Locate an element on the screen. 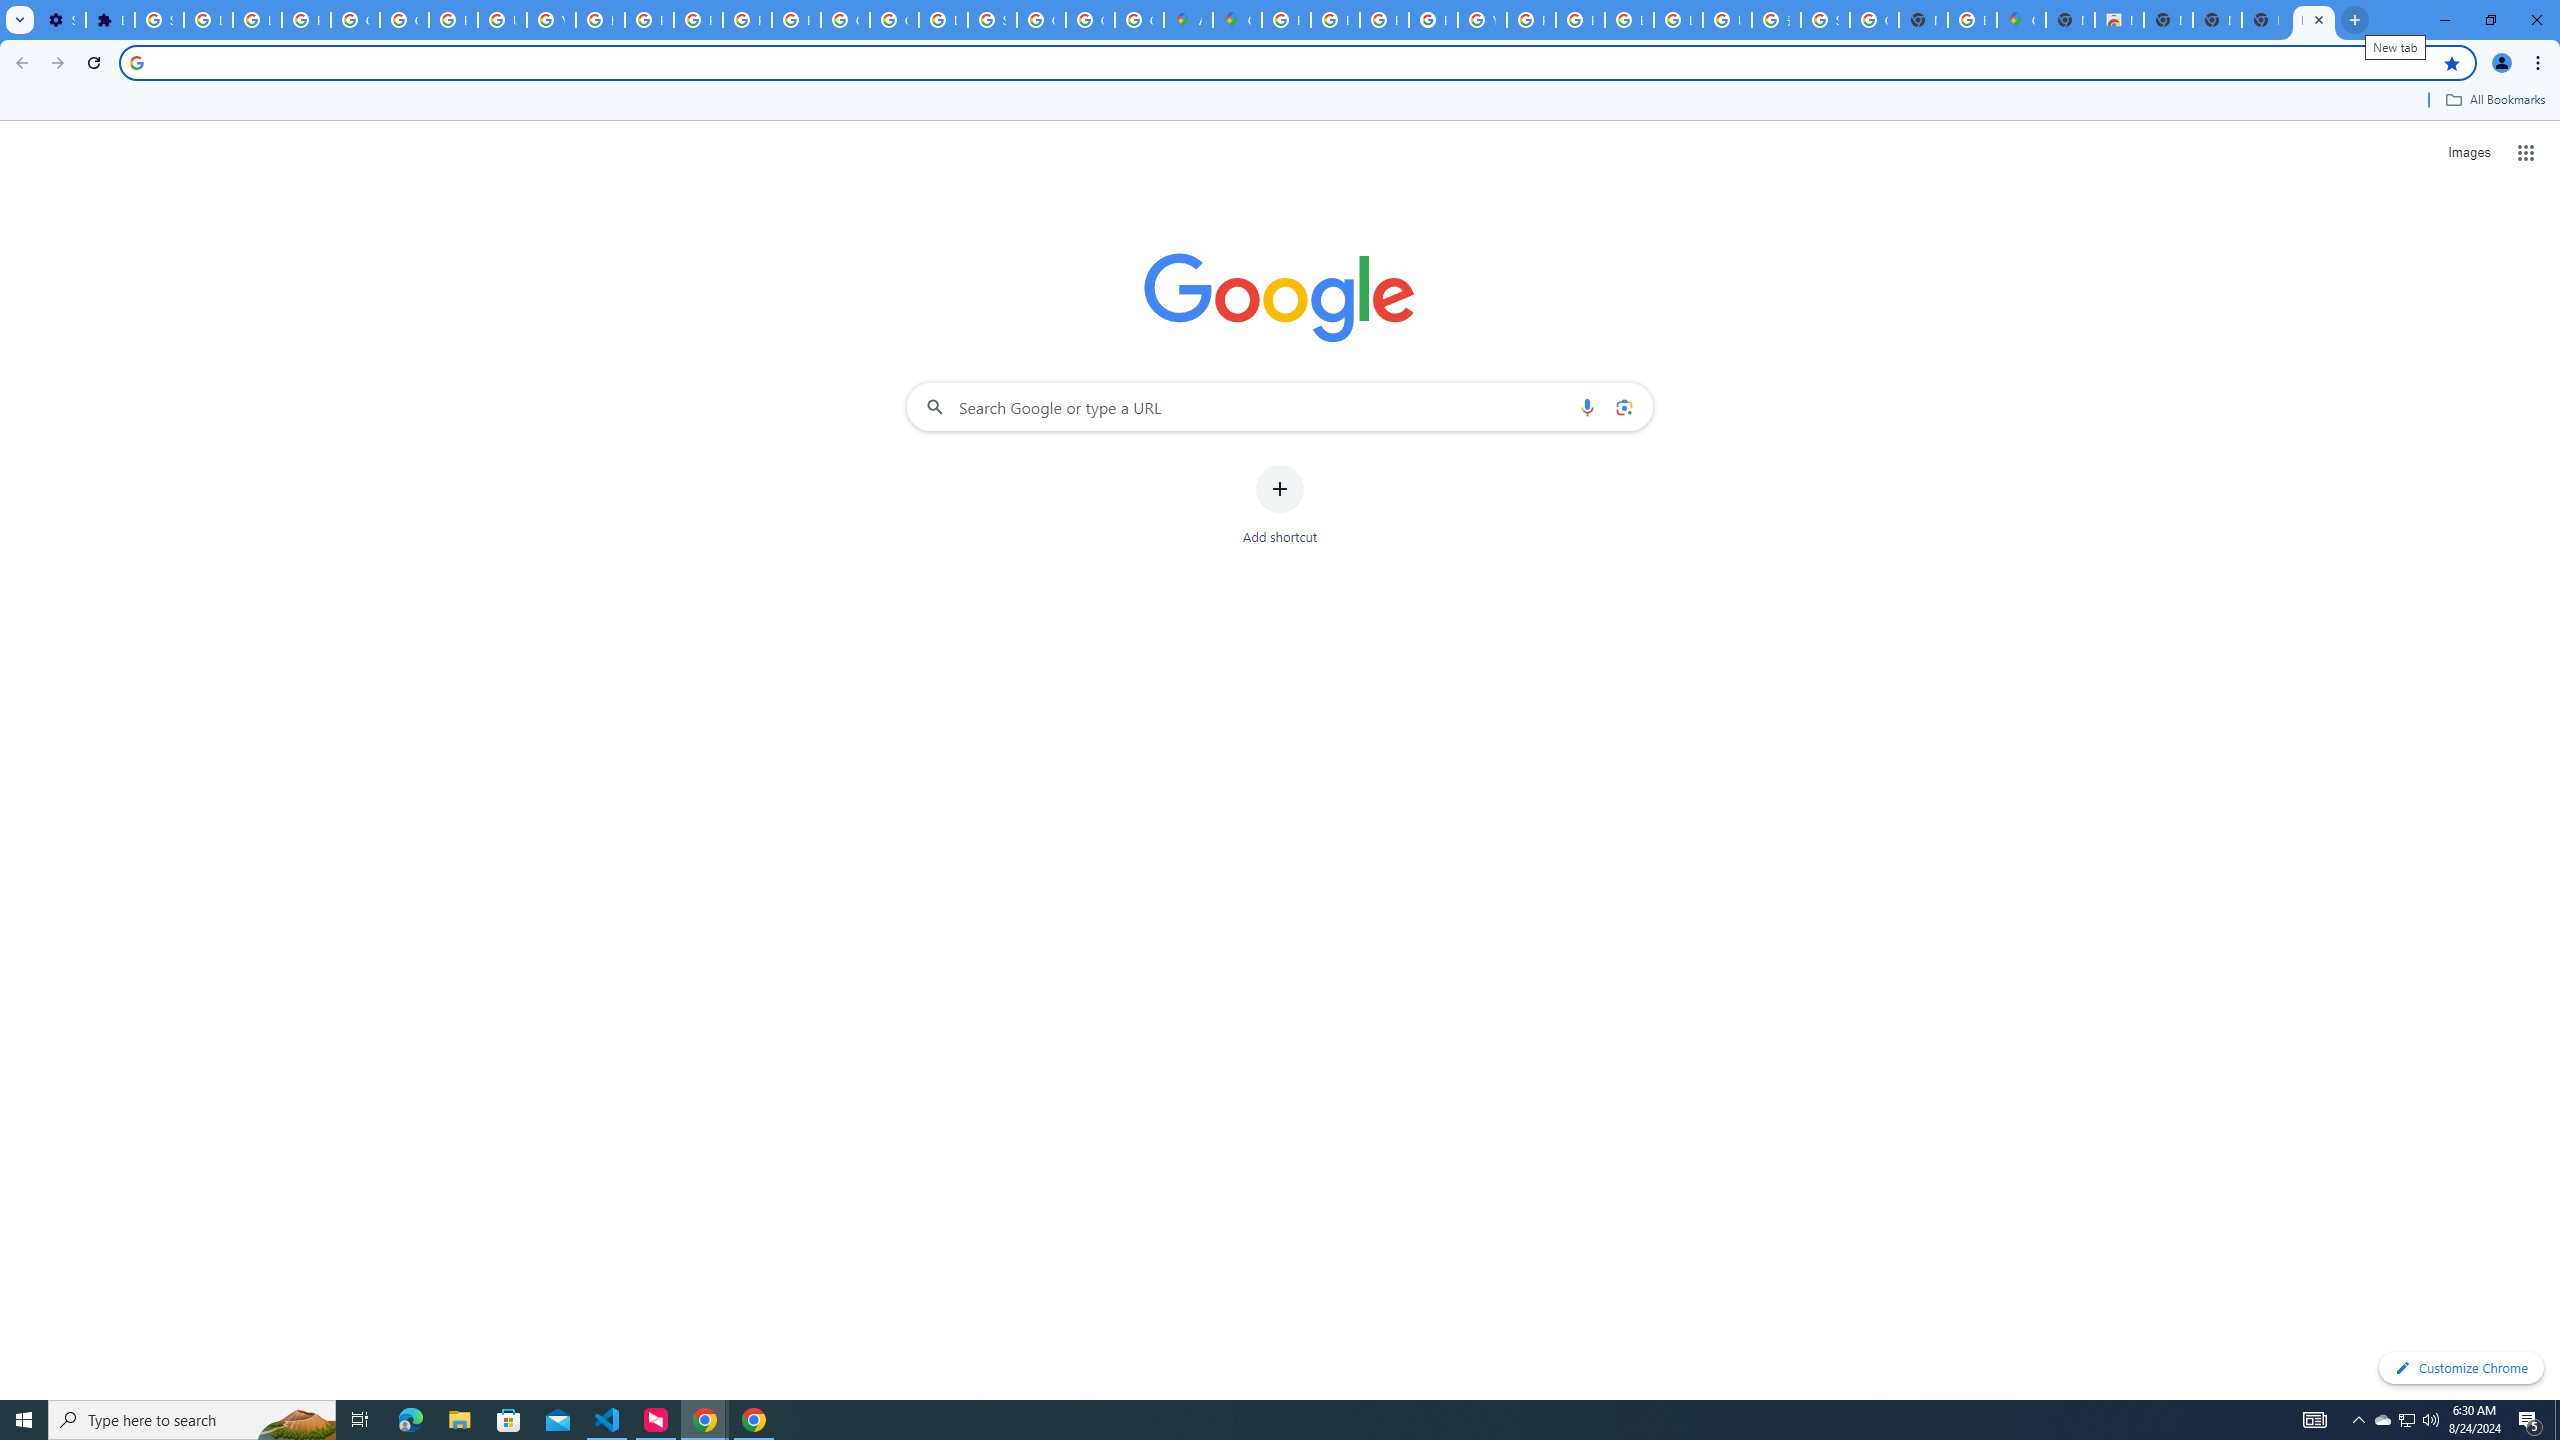  'Google Account Help' is located at coordinates (403, 19).